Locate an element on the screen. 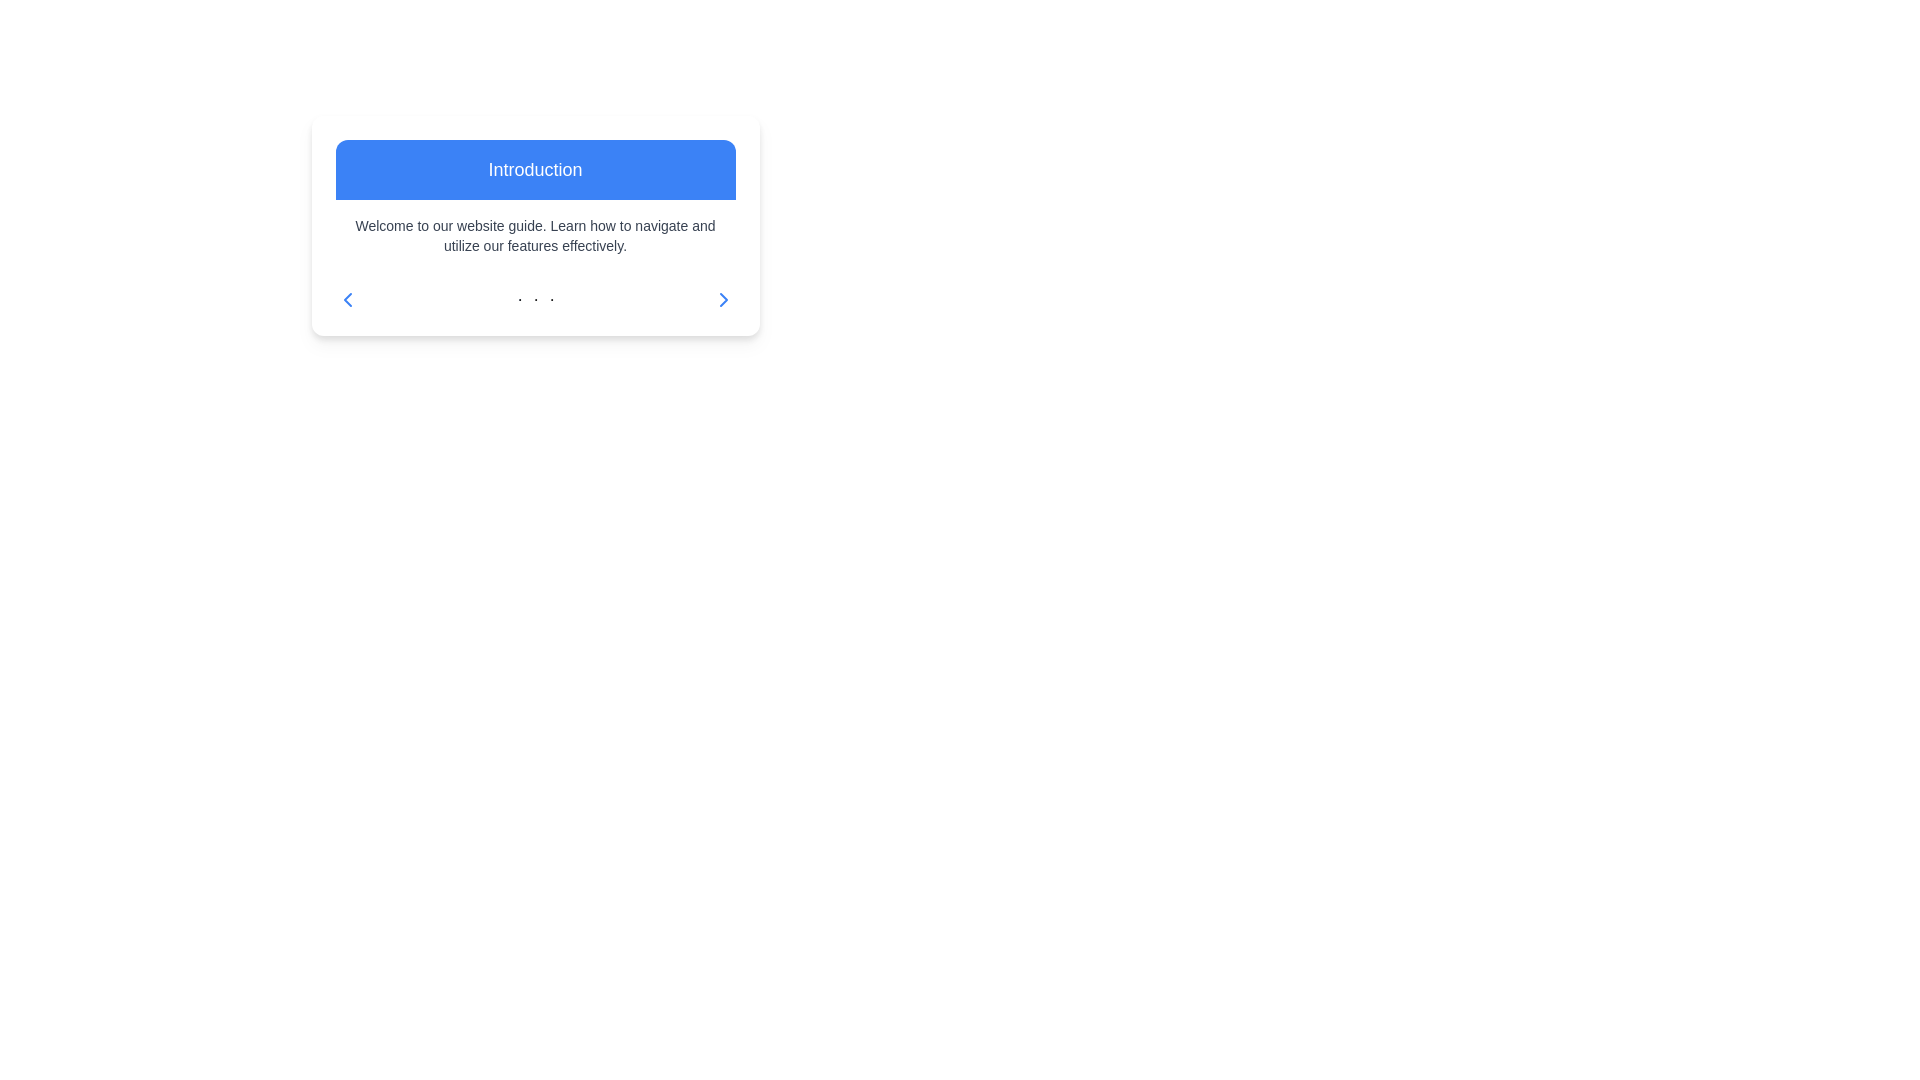 The image size is (1920, 1080). the right-pointing chevron arrow icon is located at coordinates (722, 300).